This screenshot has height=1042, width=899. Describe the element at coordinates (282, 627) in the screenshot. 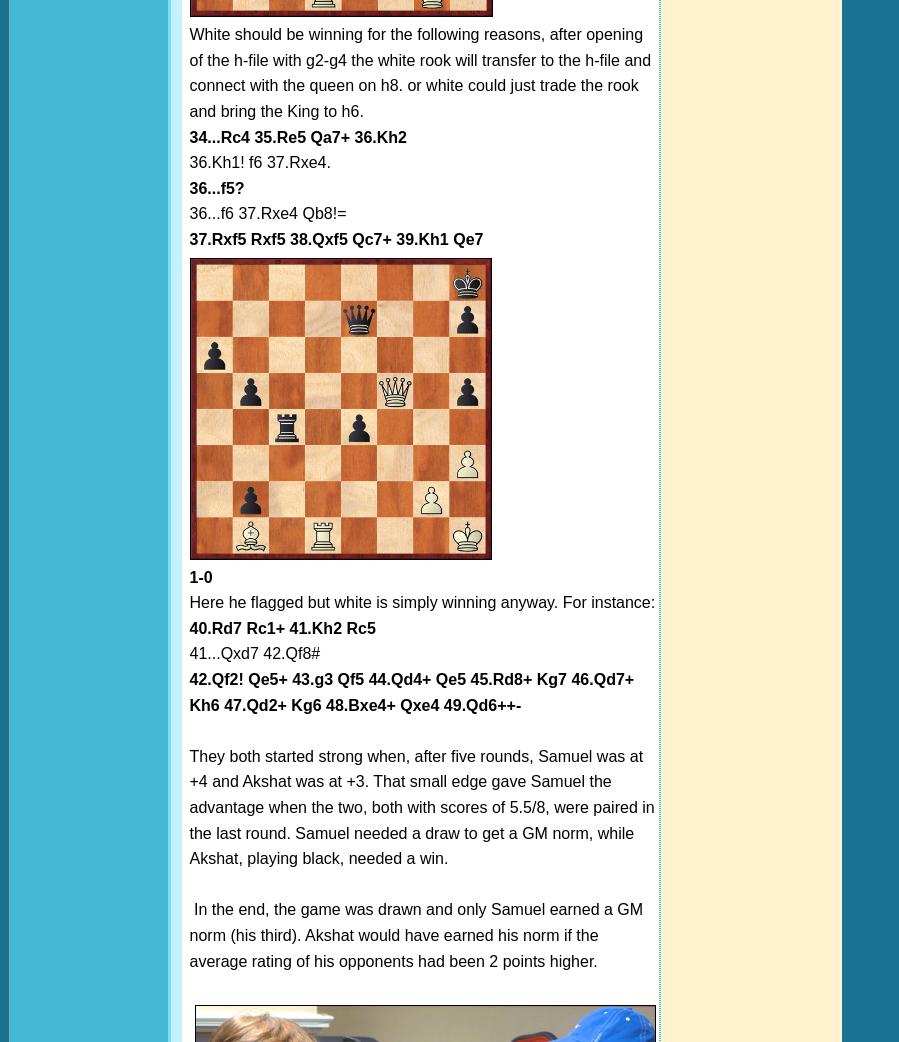

I see `'40.Rd7
Rc1+ 41.Kh2 Rc5'` at that location.